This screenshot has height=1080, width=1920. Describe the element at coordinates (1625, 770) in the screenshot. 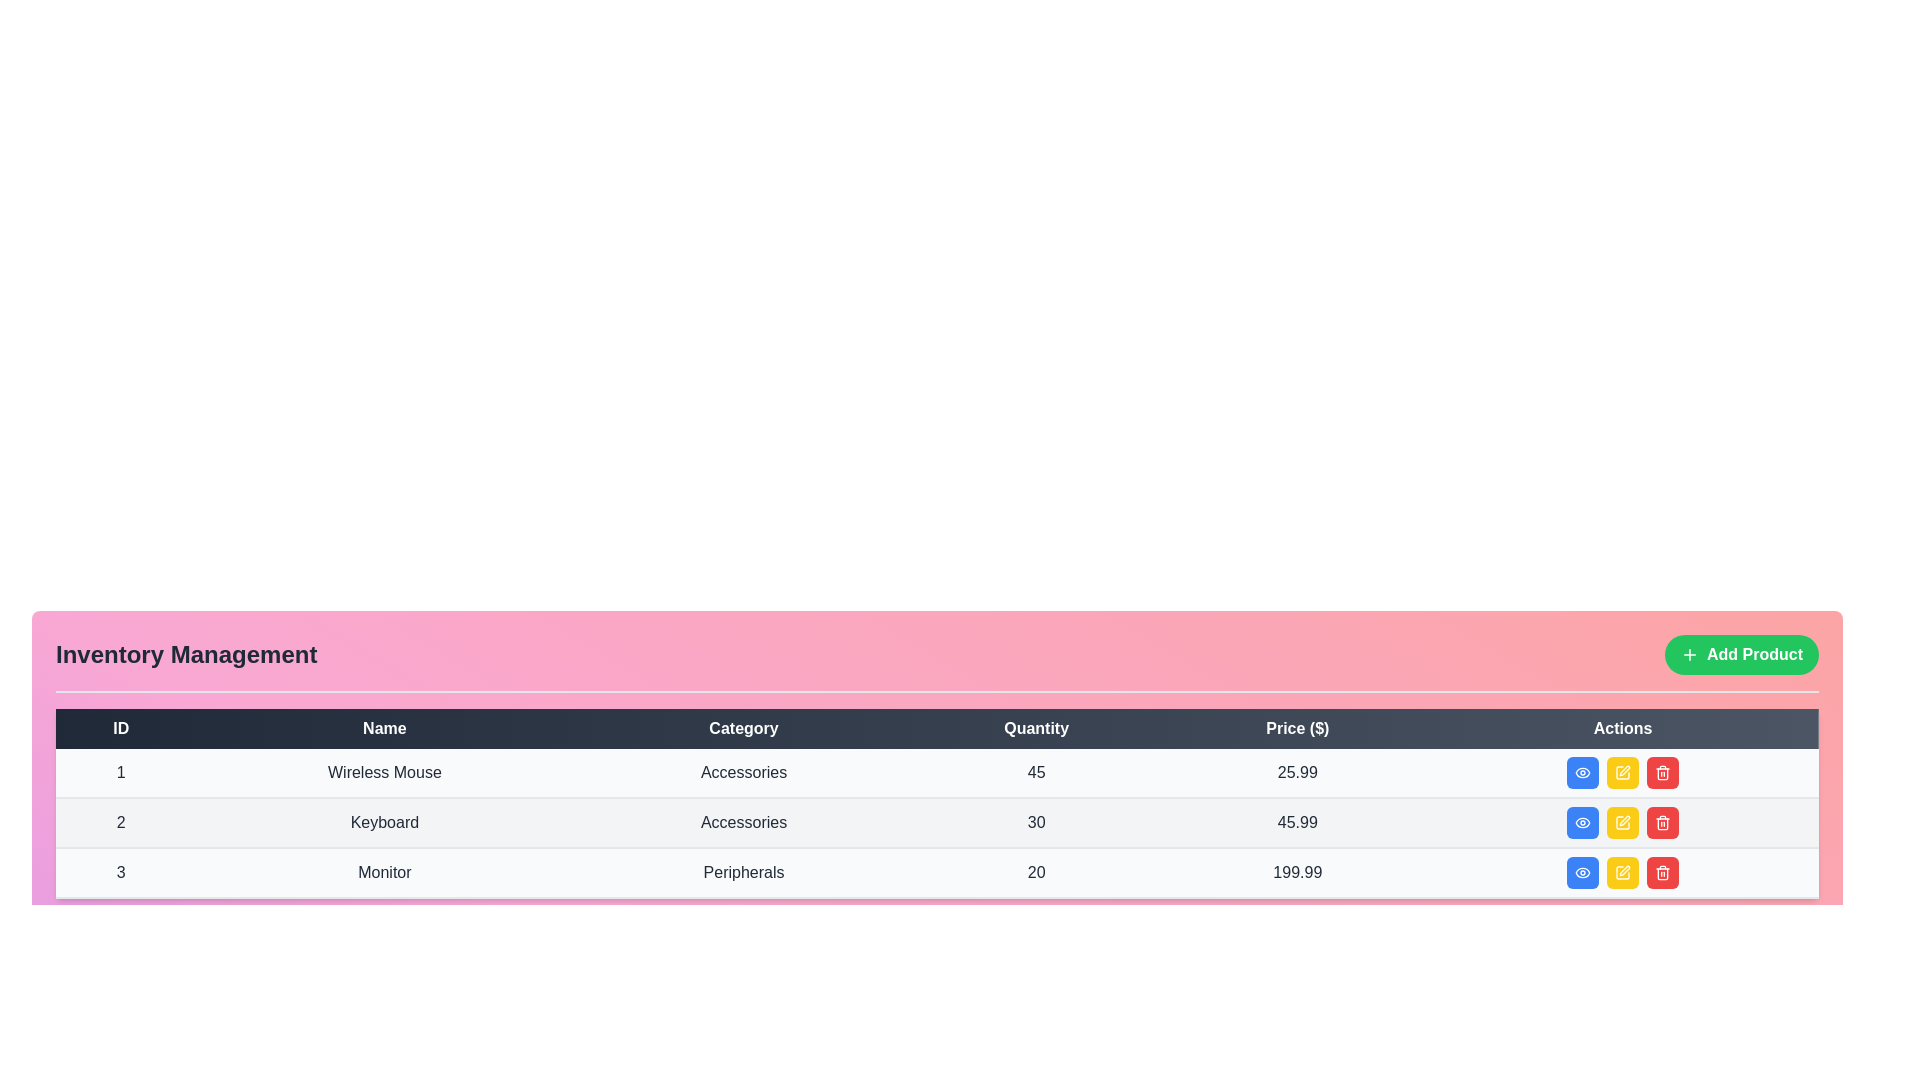

I see `the 'Edit' button in the 'Actions' column of the table` at that location.